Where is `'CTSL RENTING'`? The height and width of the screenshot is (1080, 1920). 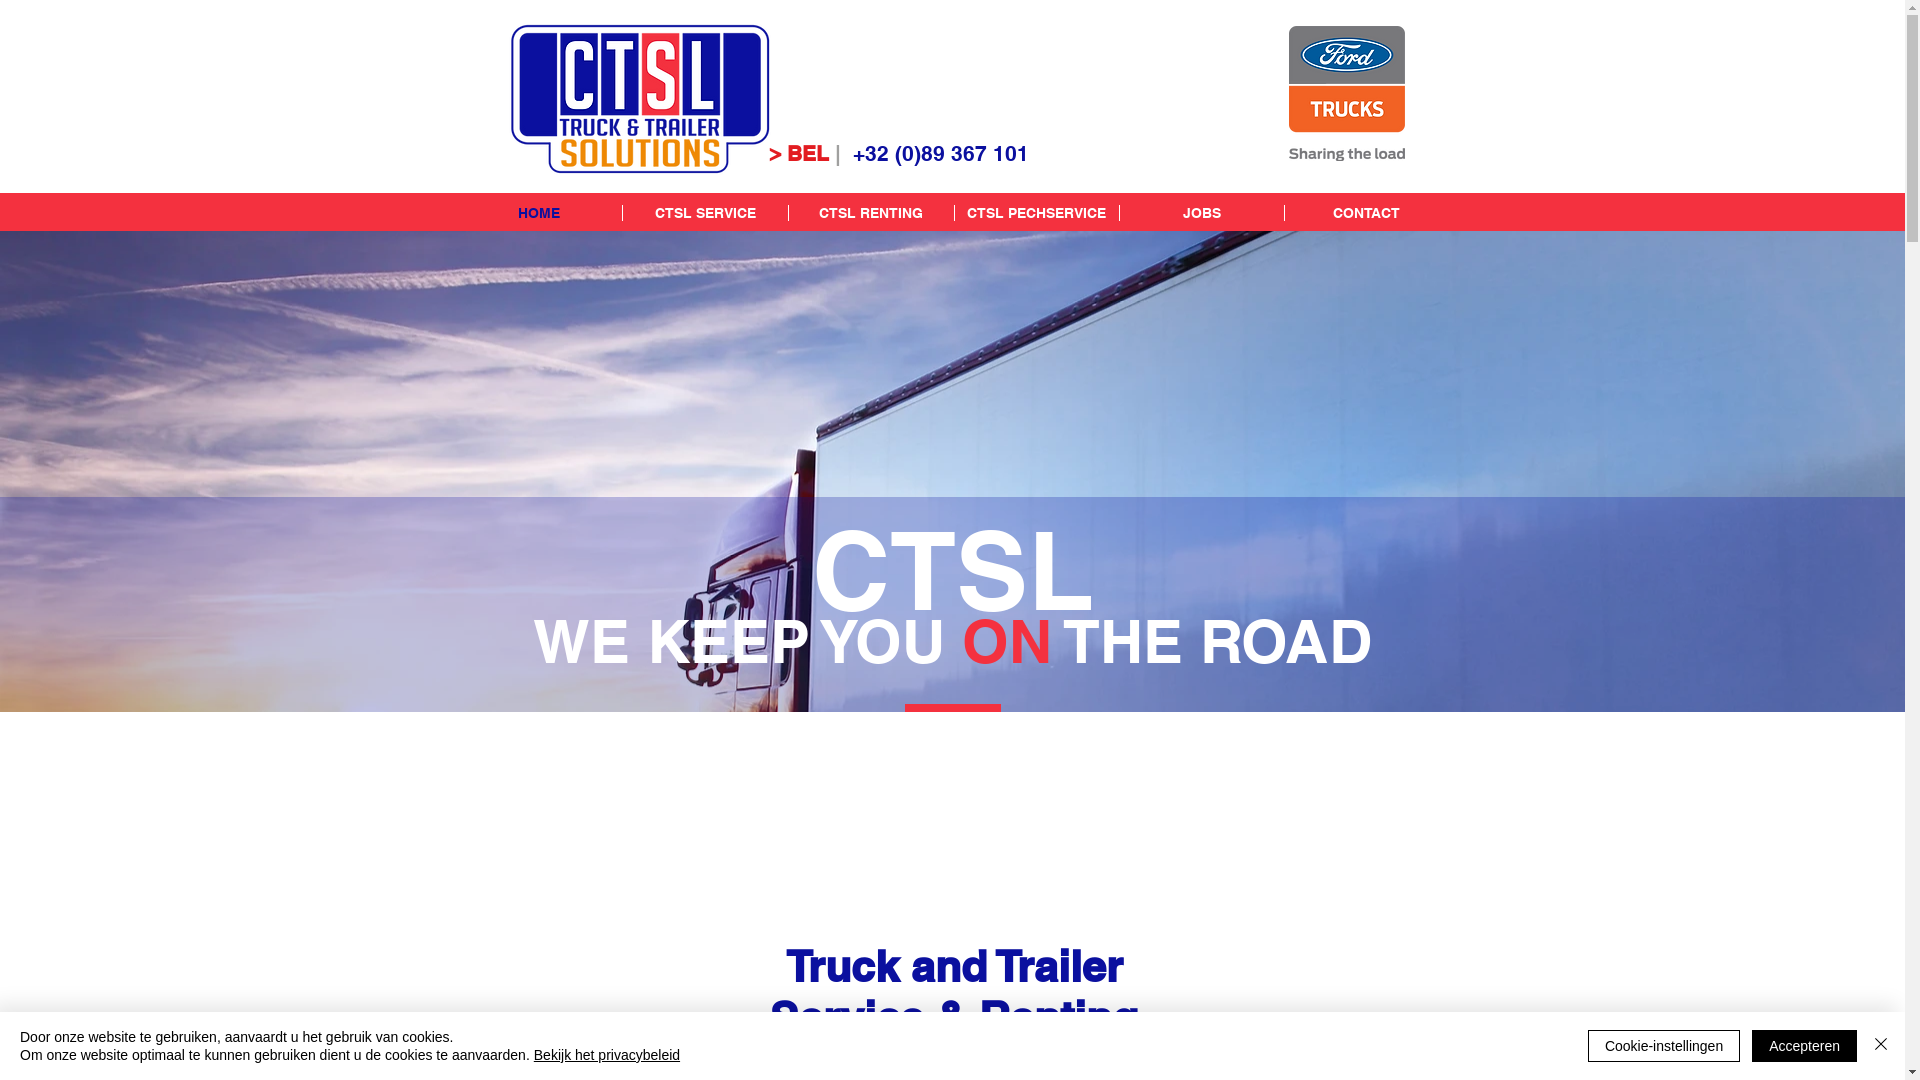 'CTSL RENTING' is located at coordinates (870, 212).